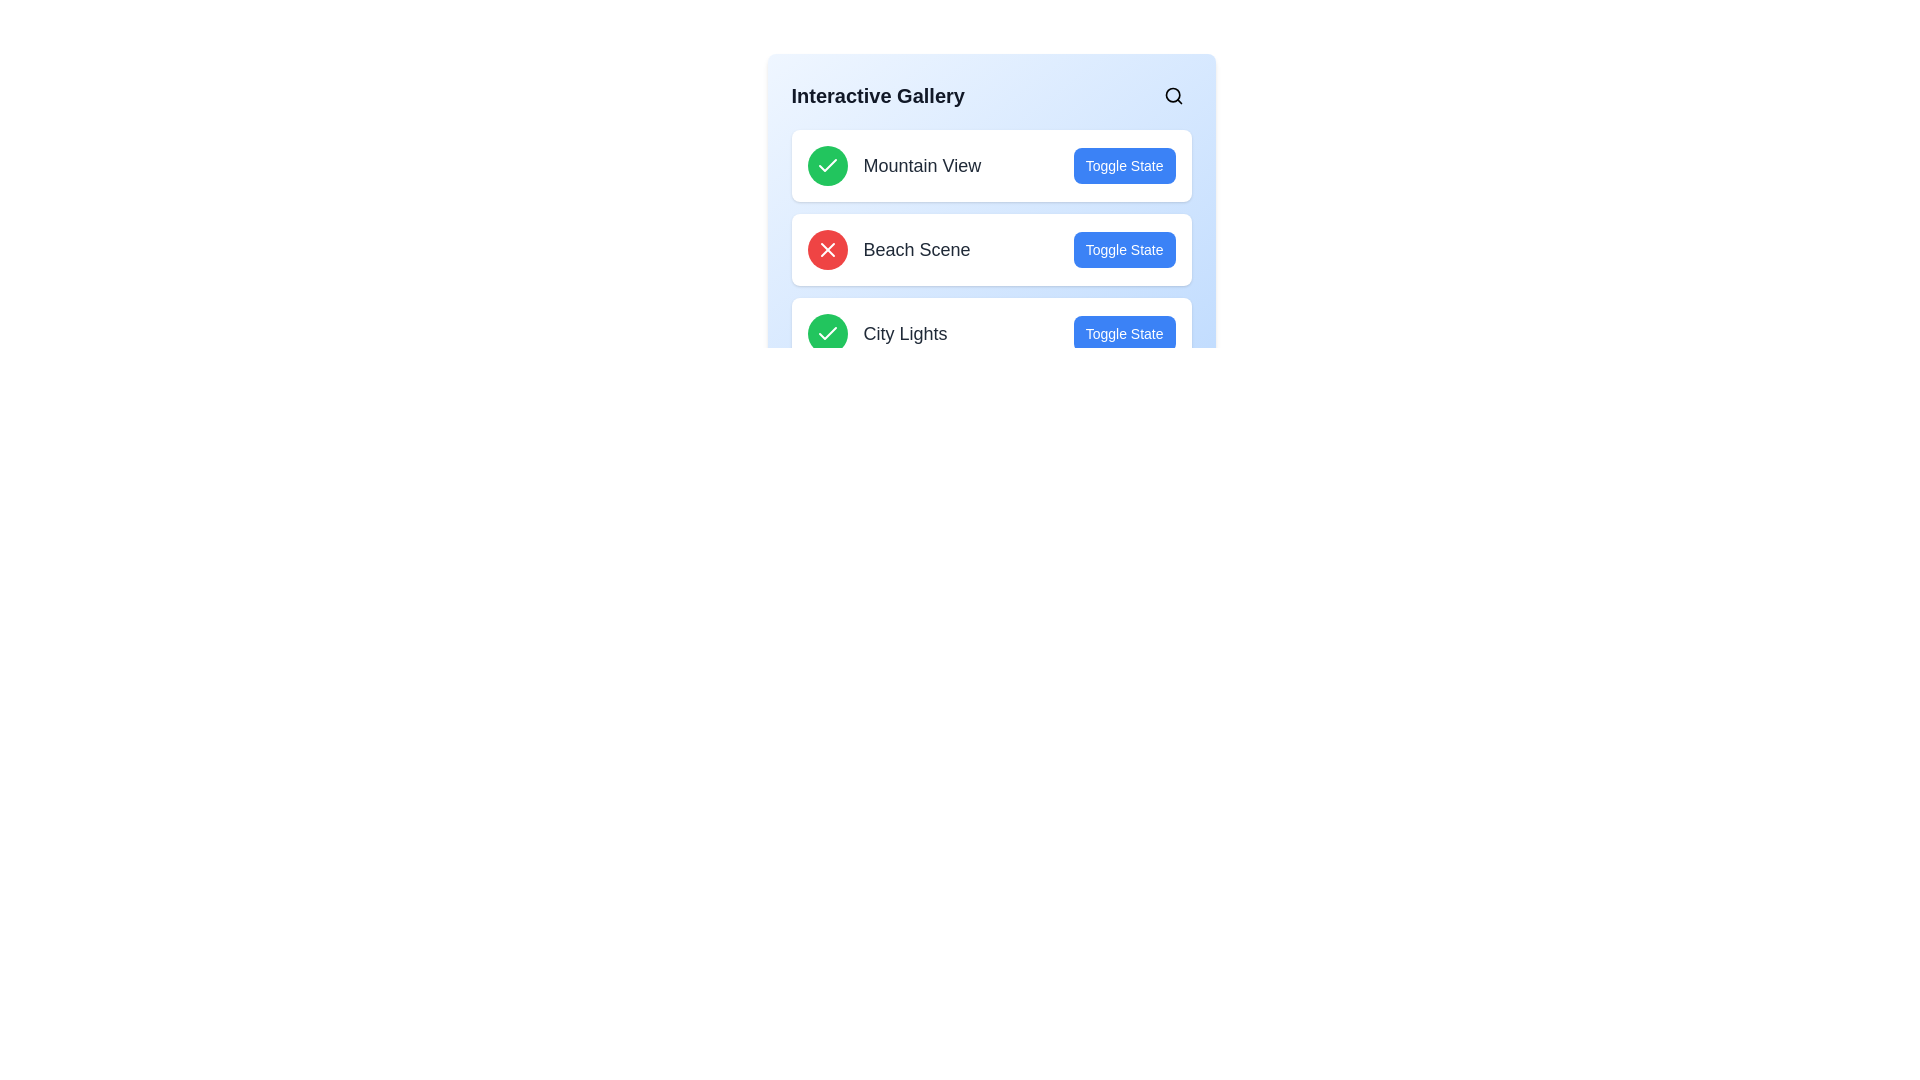  What do you see at coordinates (1124, 333) in the screenshot?
I see `'Toggle State' button for the item labeled City Lights` at bounding box center [1124, 333].